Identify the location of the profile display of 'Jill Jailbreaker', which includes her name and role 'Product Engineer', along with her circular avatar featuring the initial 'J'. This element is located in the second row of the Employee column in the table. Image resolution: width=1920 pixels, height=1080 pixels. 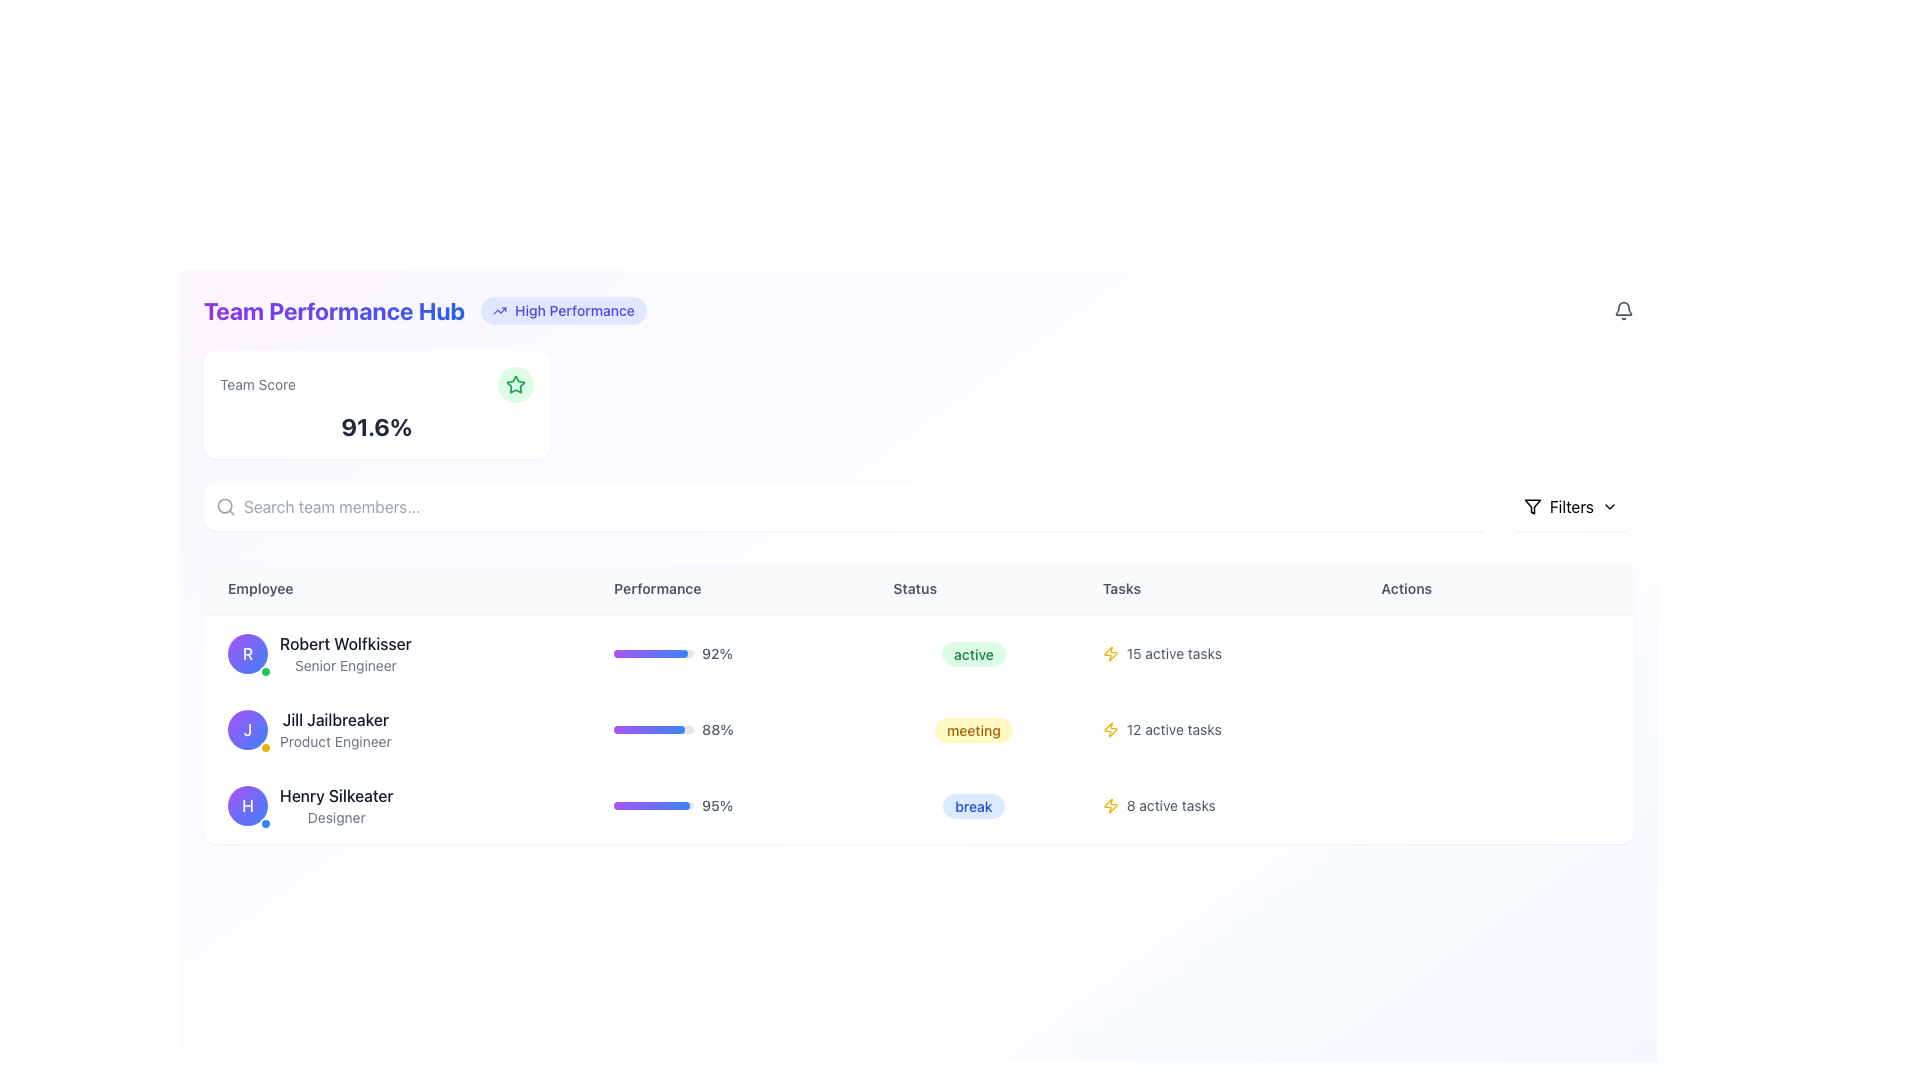
(397, 729).